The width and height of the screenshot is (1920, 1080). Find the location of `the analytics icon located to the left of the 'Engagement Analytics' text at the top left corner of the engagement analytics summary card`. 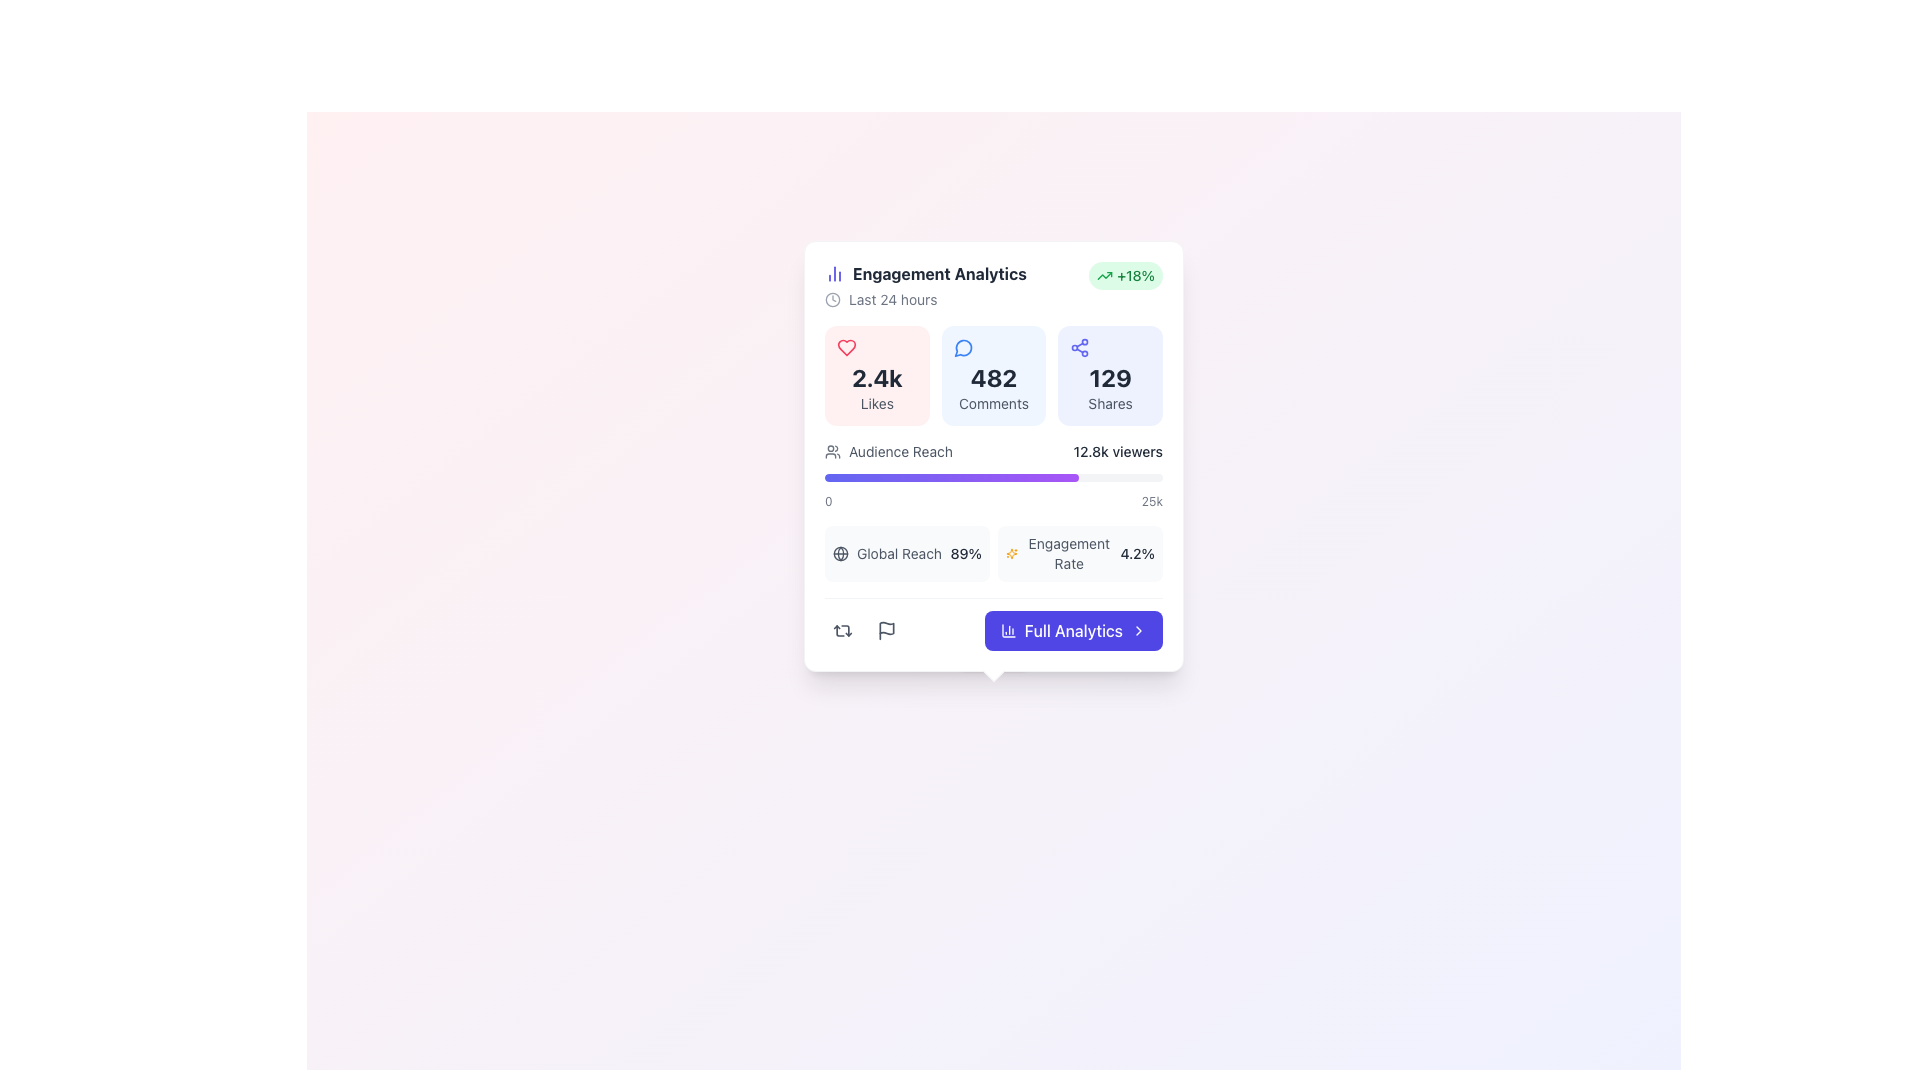

the analytics icon located to the left of the 'Engagement Analytics' text at the top left corner of the engagement analytics summary card is located at coordinates (835, 273).